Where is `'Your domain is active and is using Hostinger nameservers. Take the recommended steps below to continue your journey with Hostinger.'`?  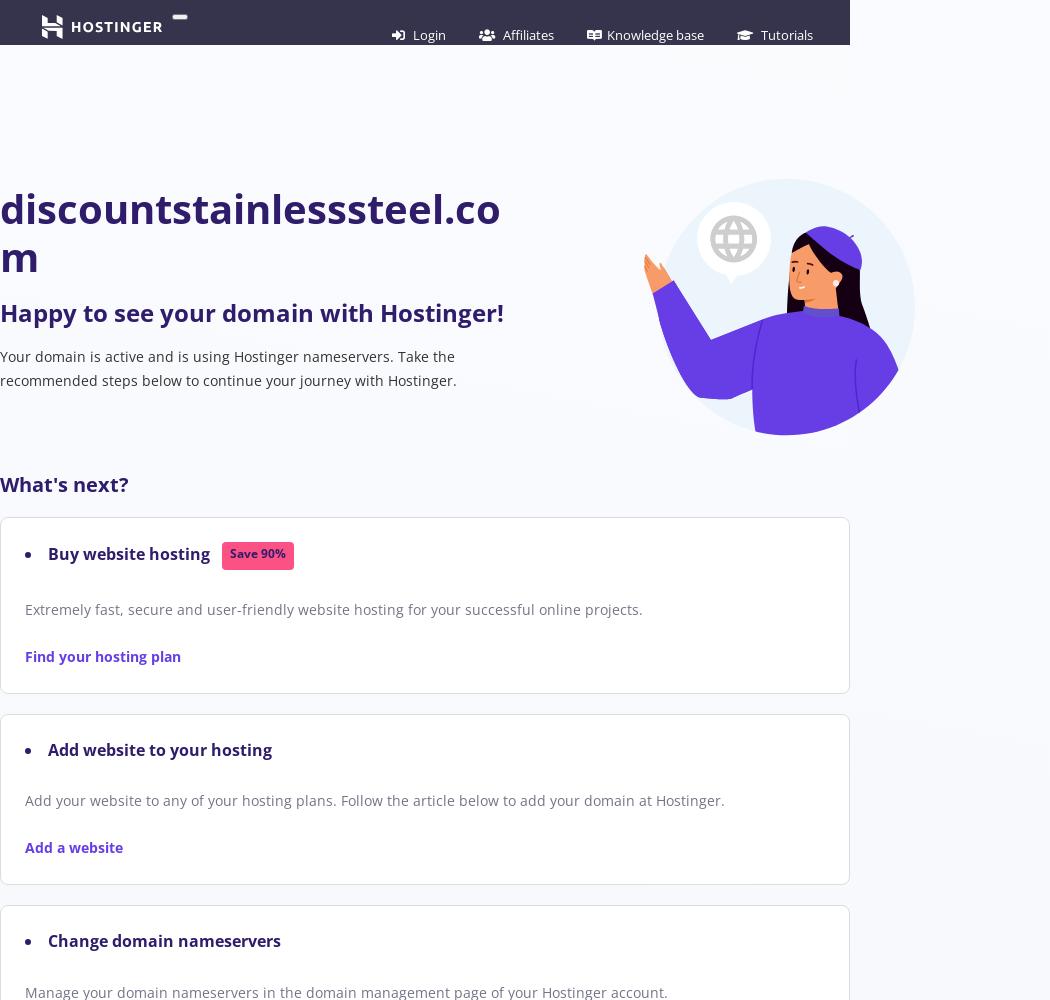
'Your domain is active and is using Hostinger nameservers. Take the recommended steps below to continue your journey with Hostinger.' is located at coordinates (0, 367).